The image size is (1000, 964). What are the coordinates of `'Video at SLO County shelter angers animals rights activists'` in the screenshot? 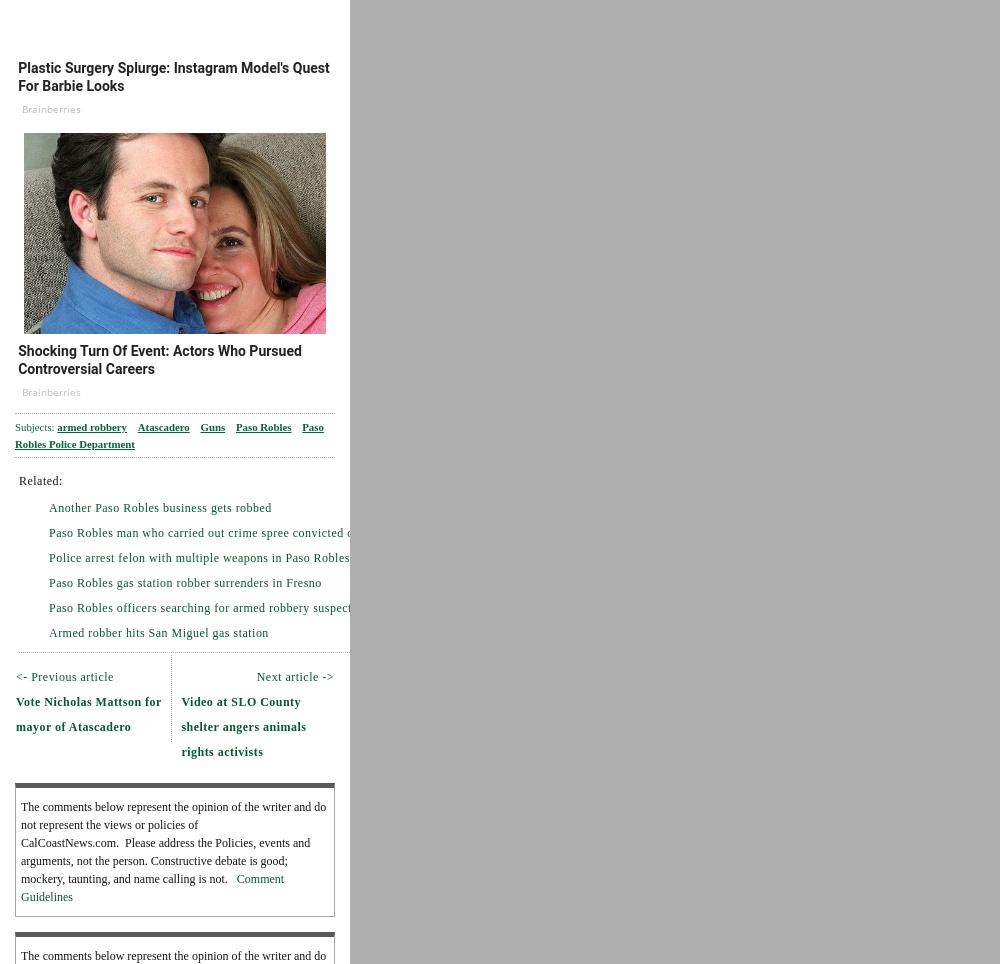 It's located at (181, 724).